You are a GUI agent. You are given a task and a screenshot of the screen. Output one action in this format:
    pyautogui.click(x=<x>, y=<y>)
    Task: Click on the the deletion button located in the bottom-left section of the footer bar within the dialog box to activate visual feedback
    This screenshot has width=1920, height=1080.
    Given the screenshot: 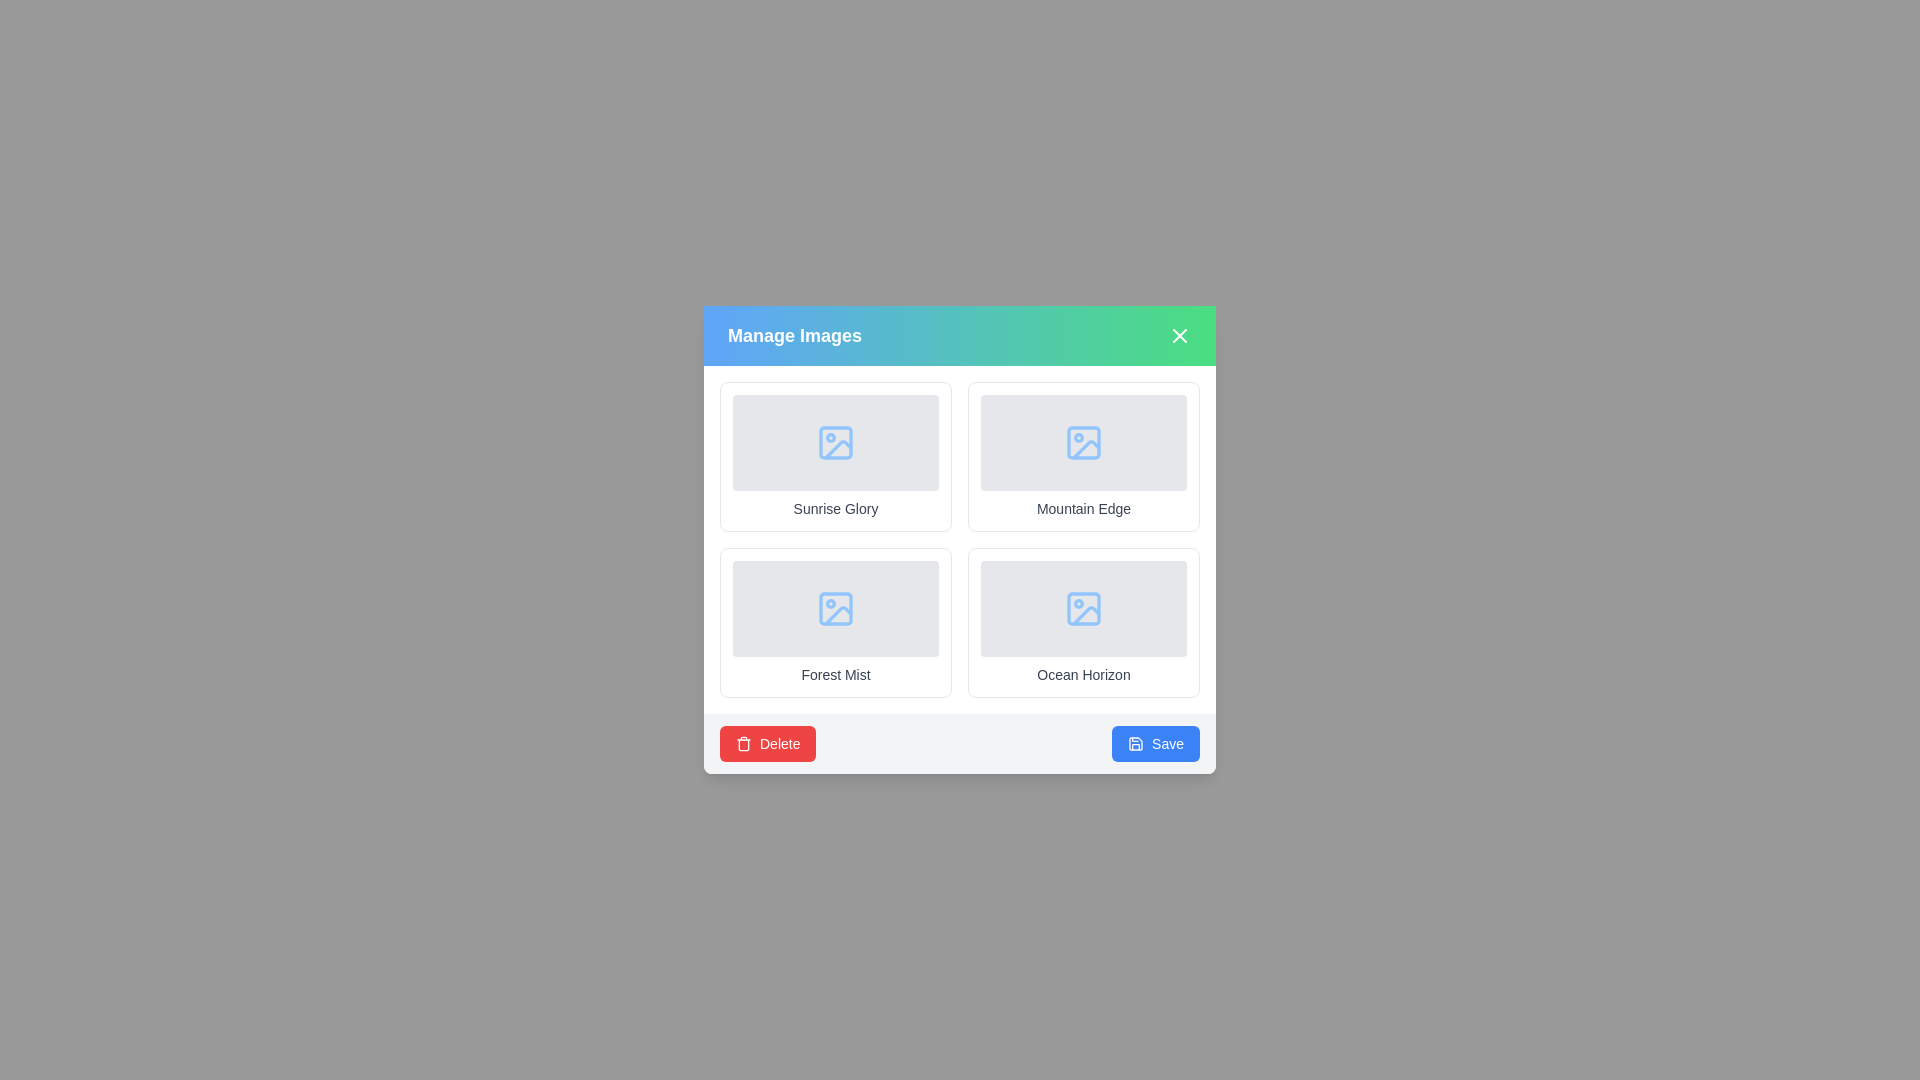 What is the action you would take?
    pyautogui.click(x=767, y=744)
    